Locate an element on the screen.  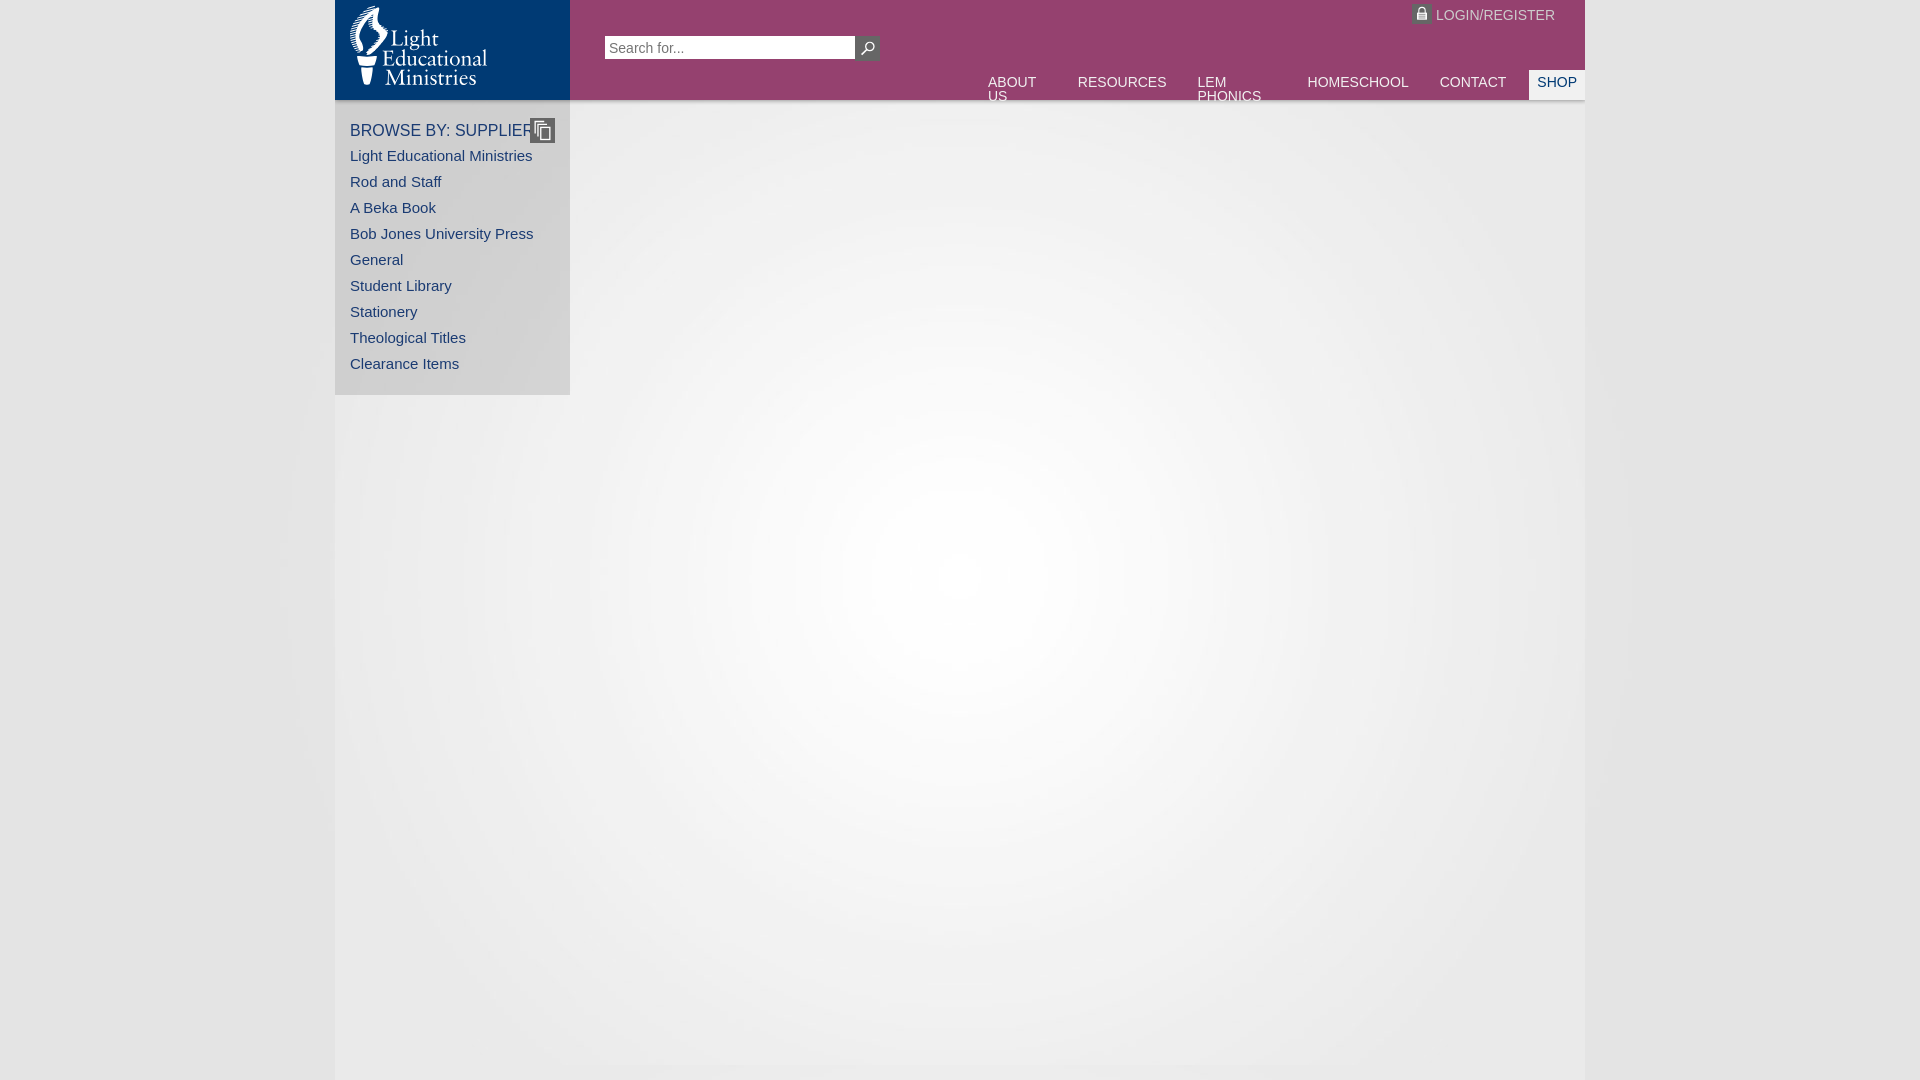
'CONTACT' is located at coordinates (1473, 83).